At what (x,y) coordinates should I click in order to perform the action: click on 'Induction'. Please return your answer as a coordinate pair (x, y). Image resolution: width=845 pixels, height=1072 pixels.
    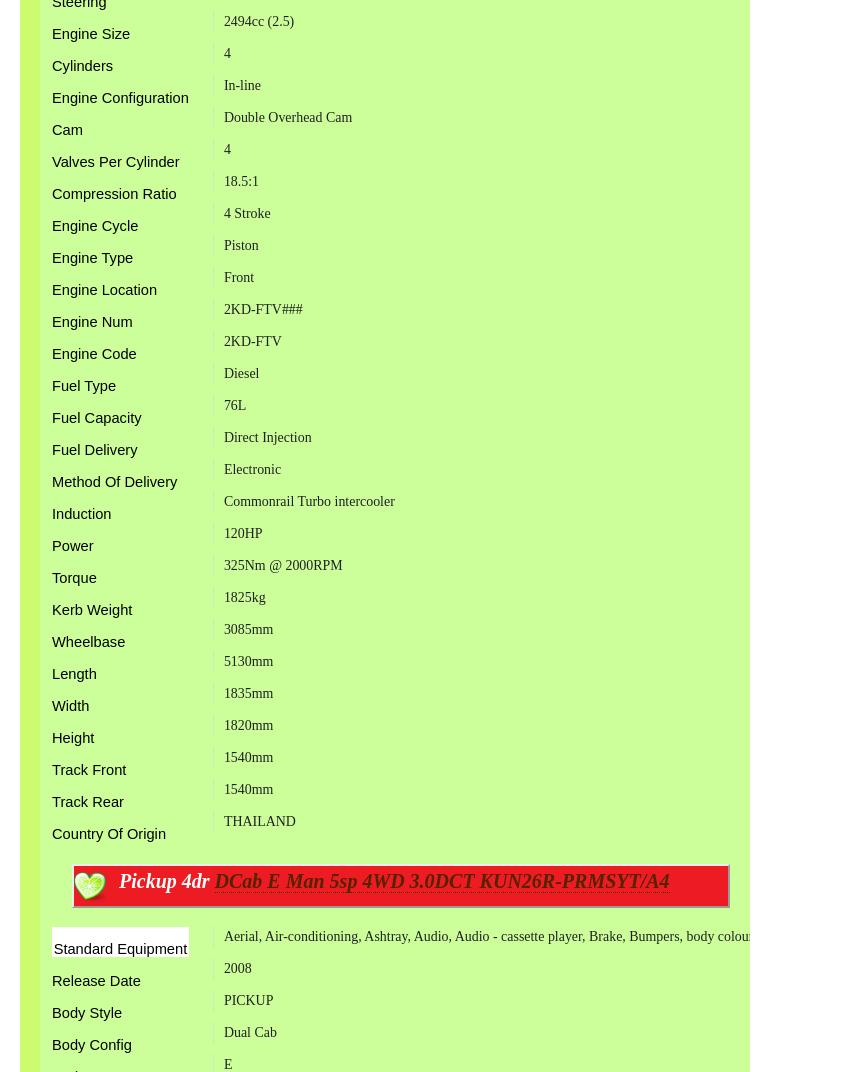
    Looking at the image, I should click on (80, 514).